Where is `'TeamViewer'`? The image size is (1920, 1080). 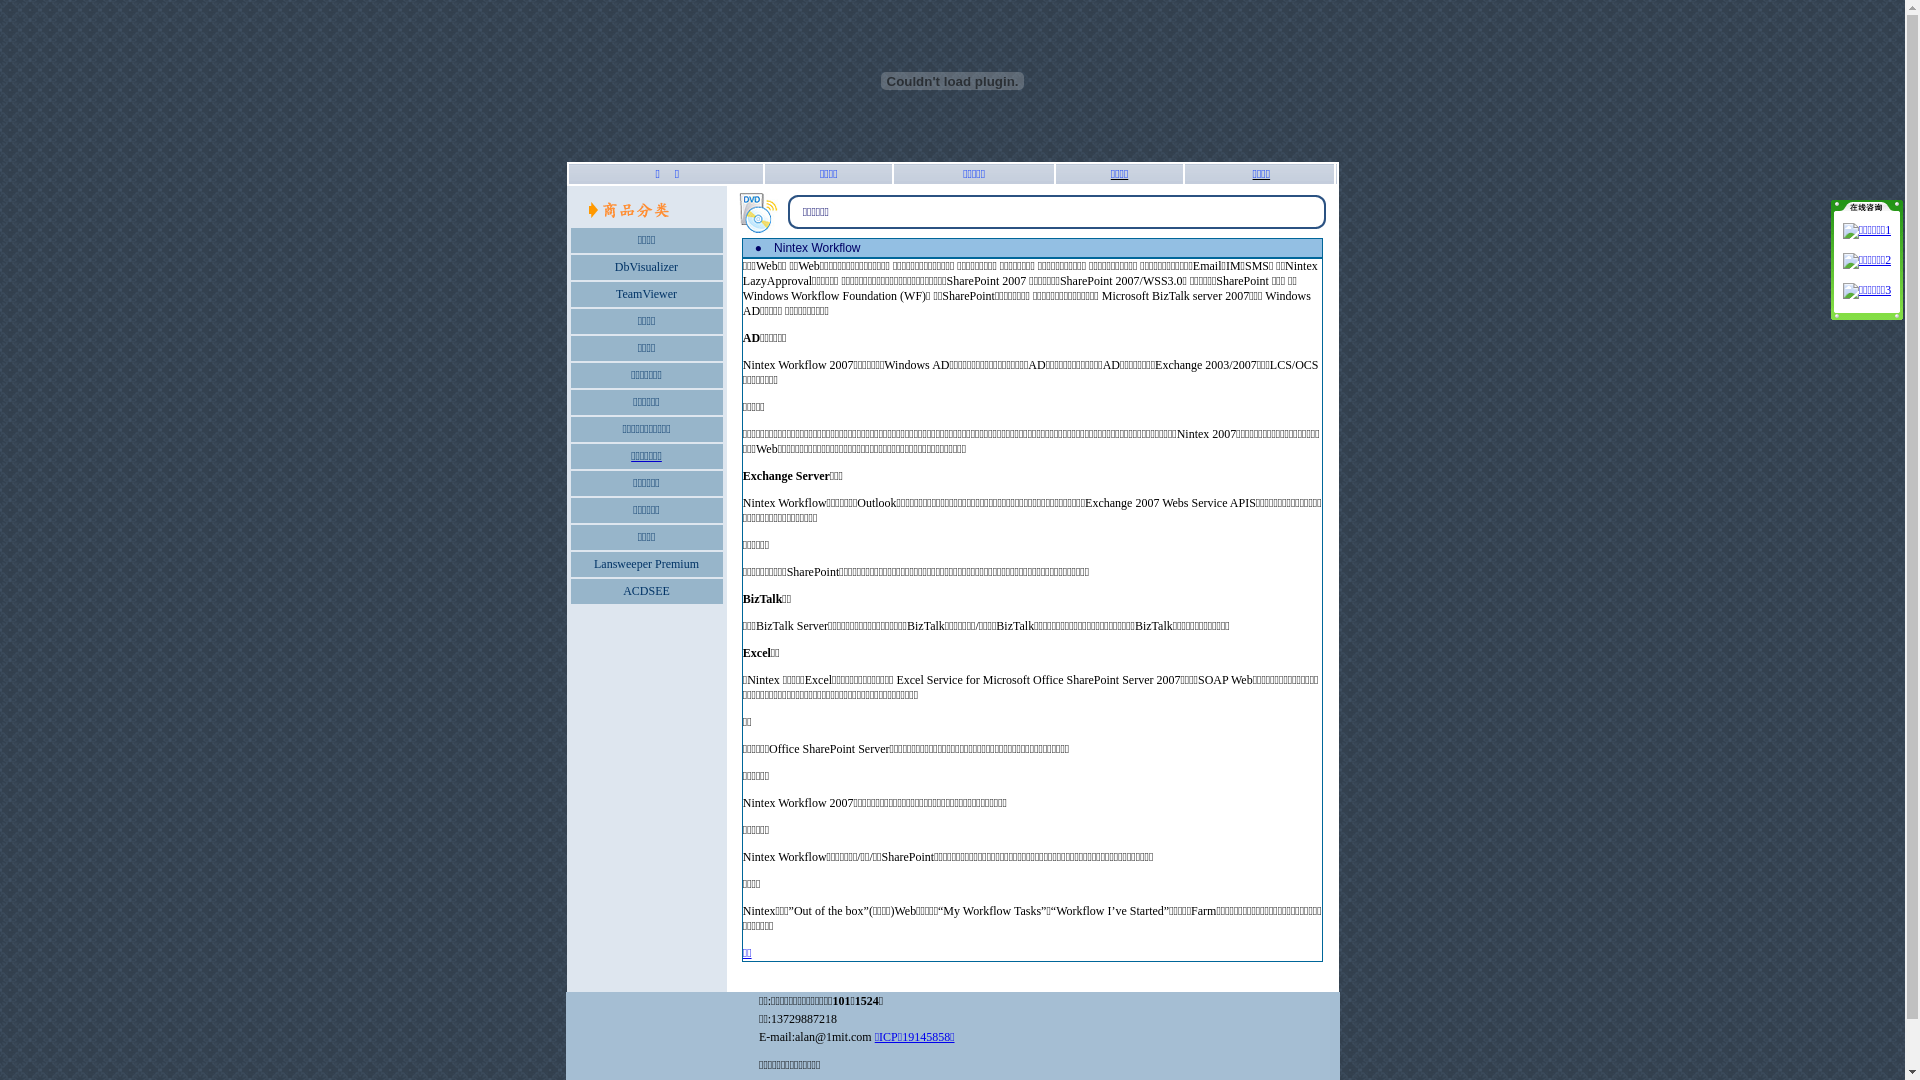
'TeamViewer' is located at coordinates (646, 293).